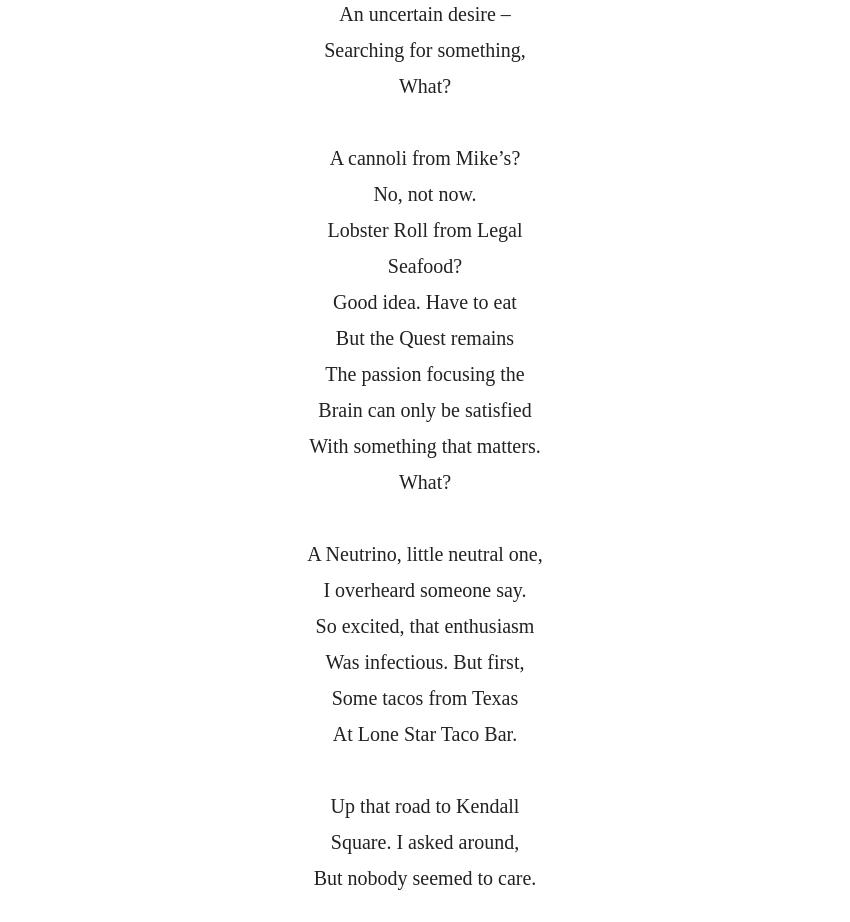 The width and height of the screenshot is (850, 922). Describe the element at coordinates (424, 14) in the screenshot. I see `'An uncertain desire –'` at that location.